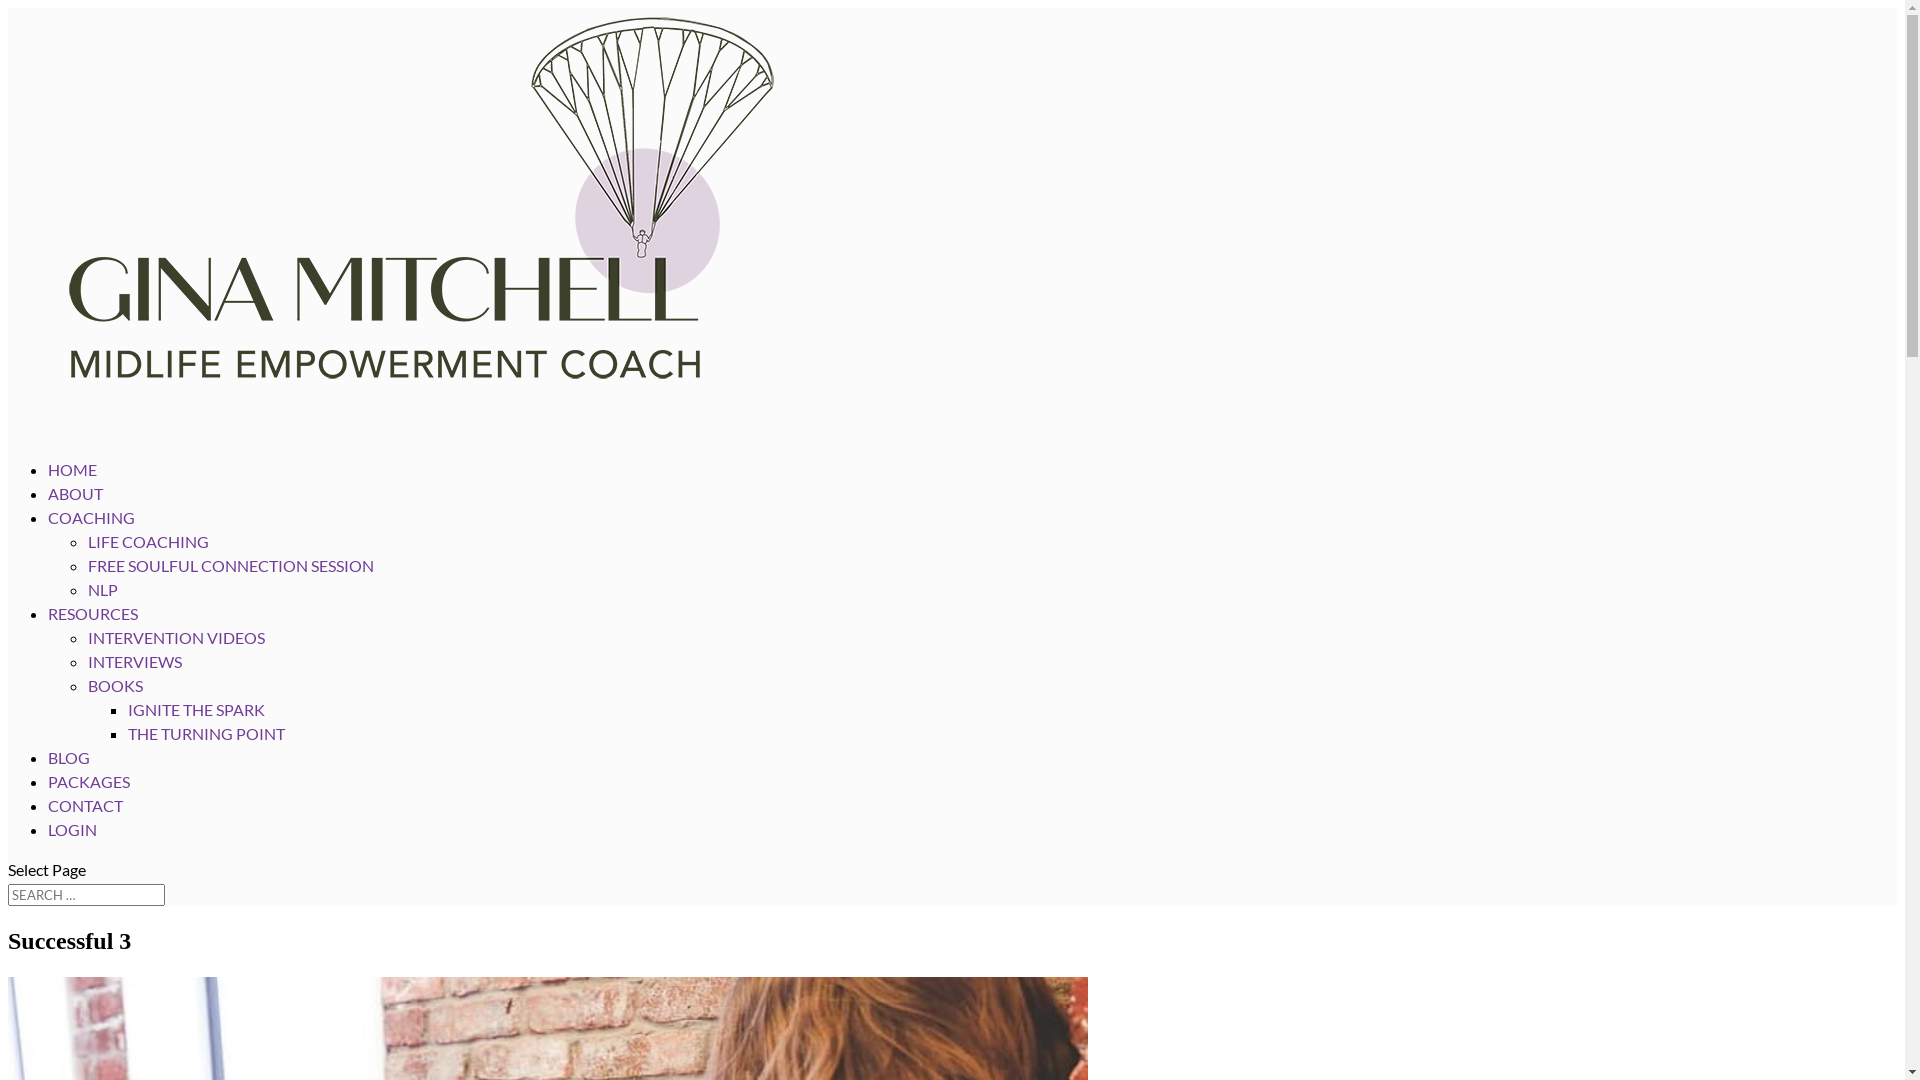 The width and height of the screenshot is (1920, 1080). What do you see at coordinates (86, 565) in the screenshot?
I see `'FREE SOULFUL CONNECTION SESSION'` at bounding box center [86, 565].